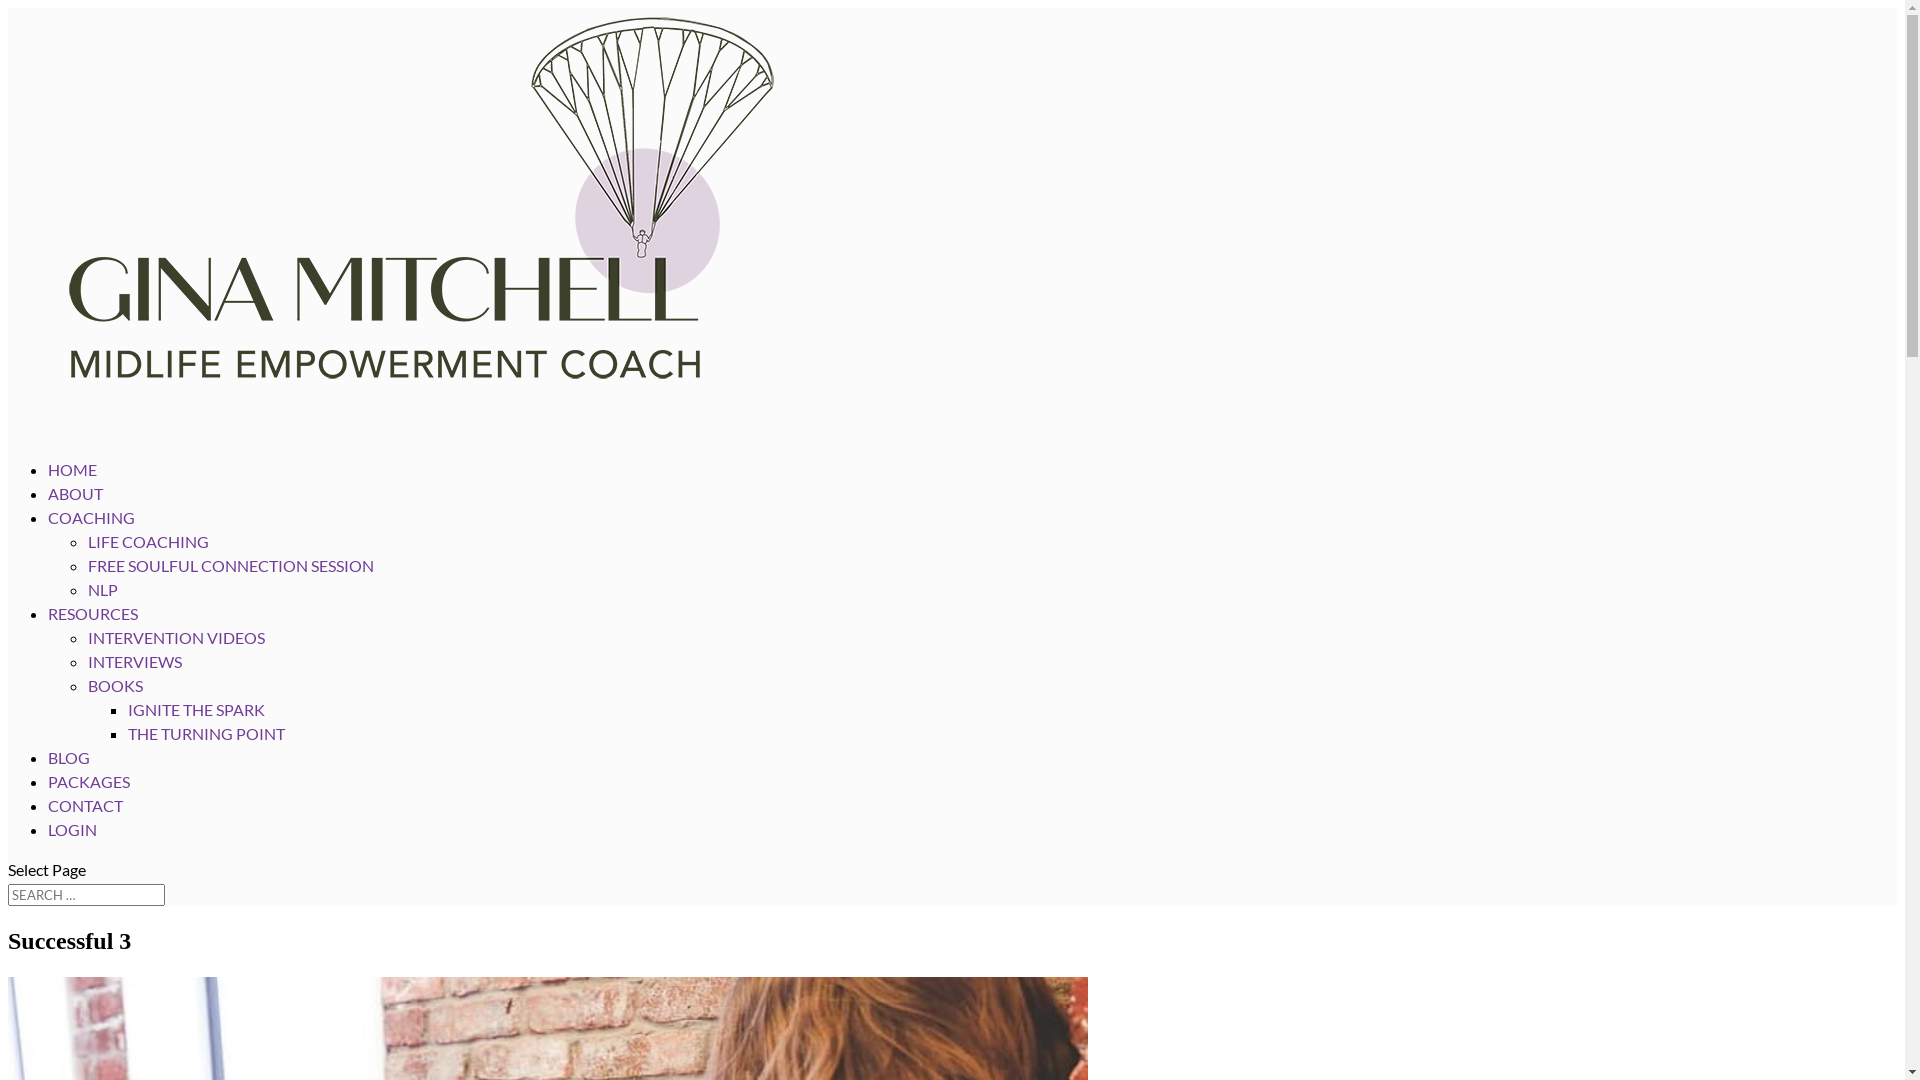 The width and height of the screenshot is (1920, 1080). What do you see at coordinates (86, 565) in the screenshot?
I see `'FREE SOULFUL CONNECTION SESSION'` at bounding box center [86, 565].